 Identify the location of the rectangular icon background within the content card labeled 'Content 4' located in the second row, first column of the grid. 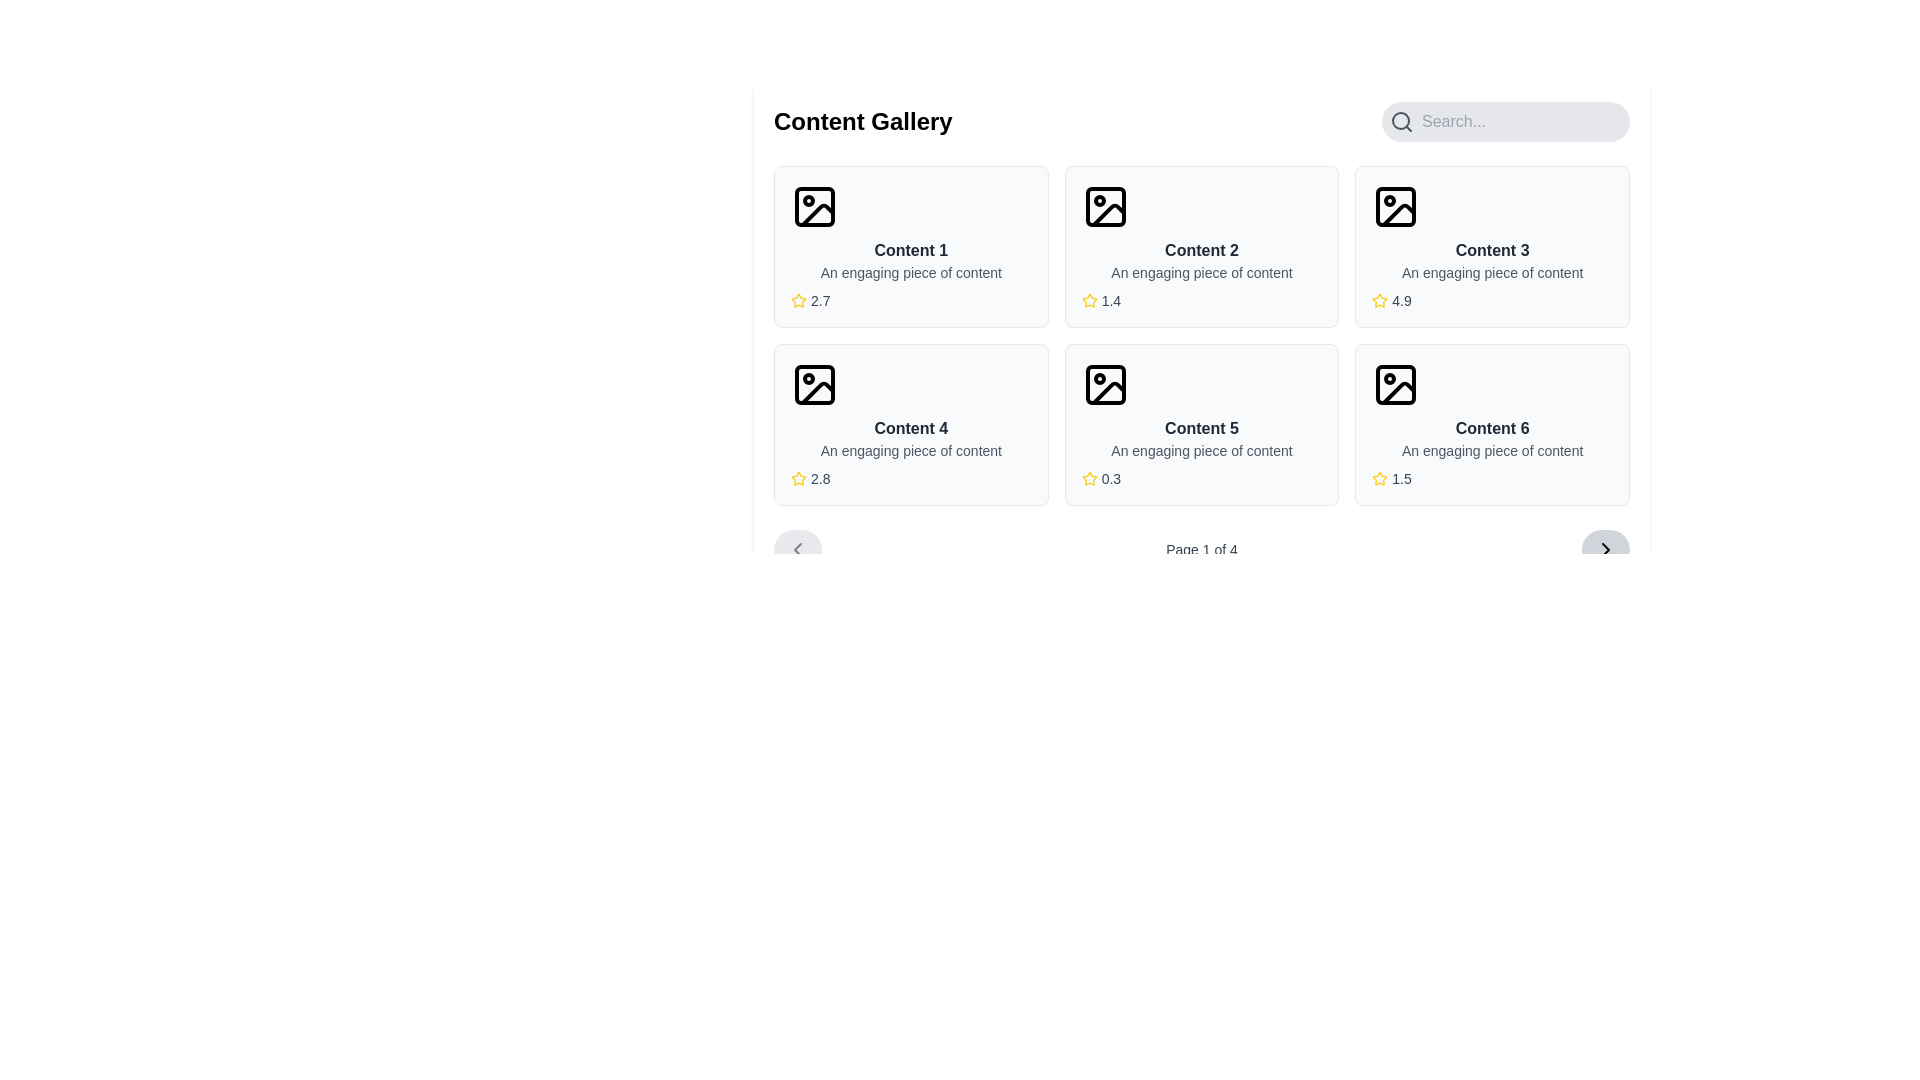
(815, 385).